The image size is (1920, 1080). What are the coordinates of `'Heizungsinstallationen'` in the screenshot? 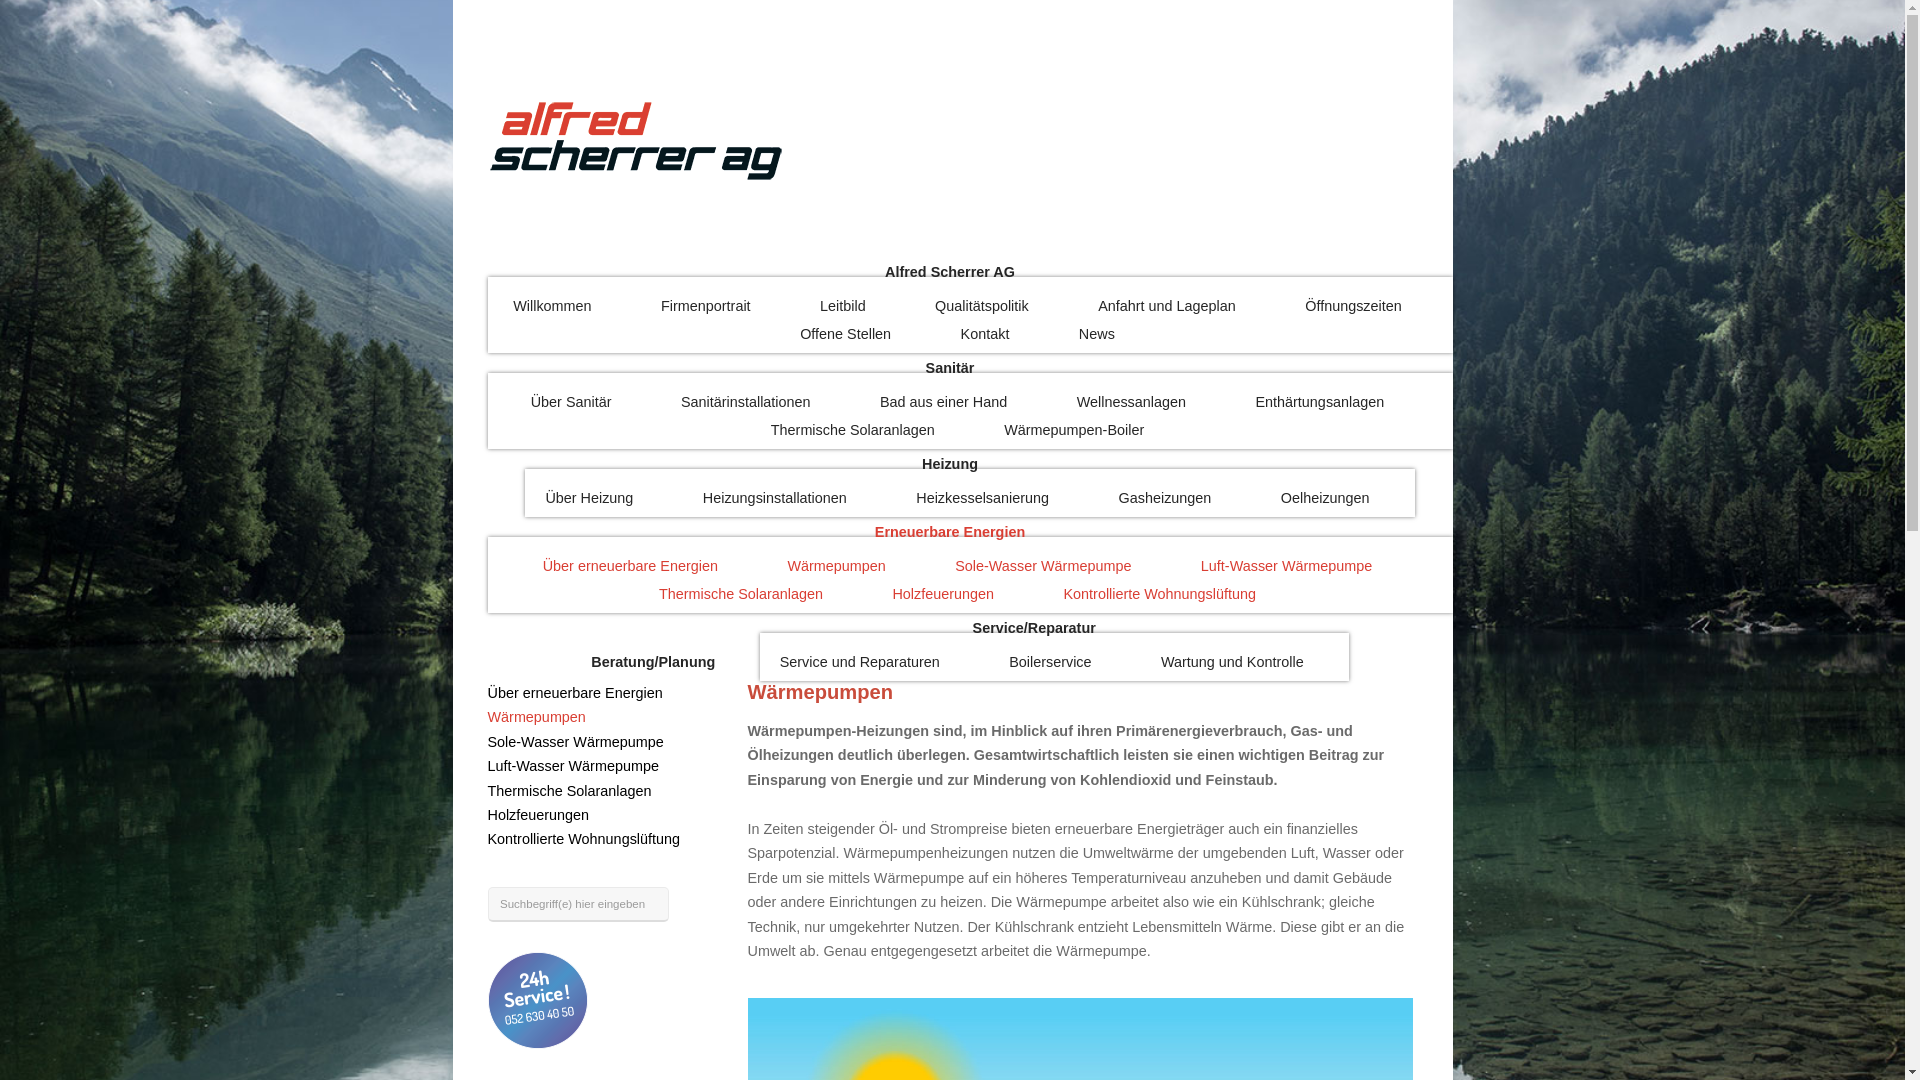 It's located at (773, 501).